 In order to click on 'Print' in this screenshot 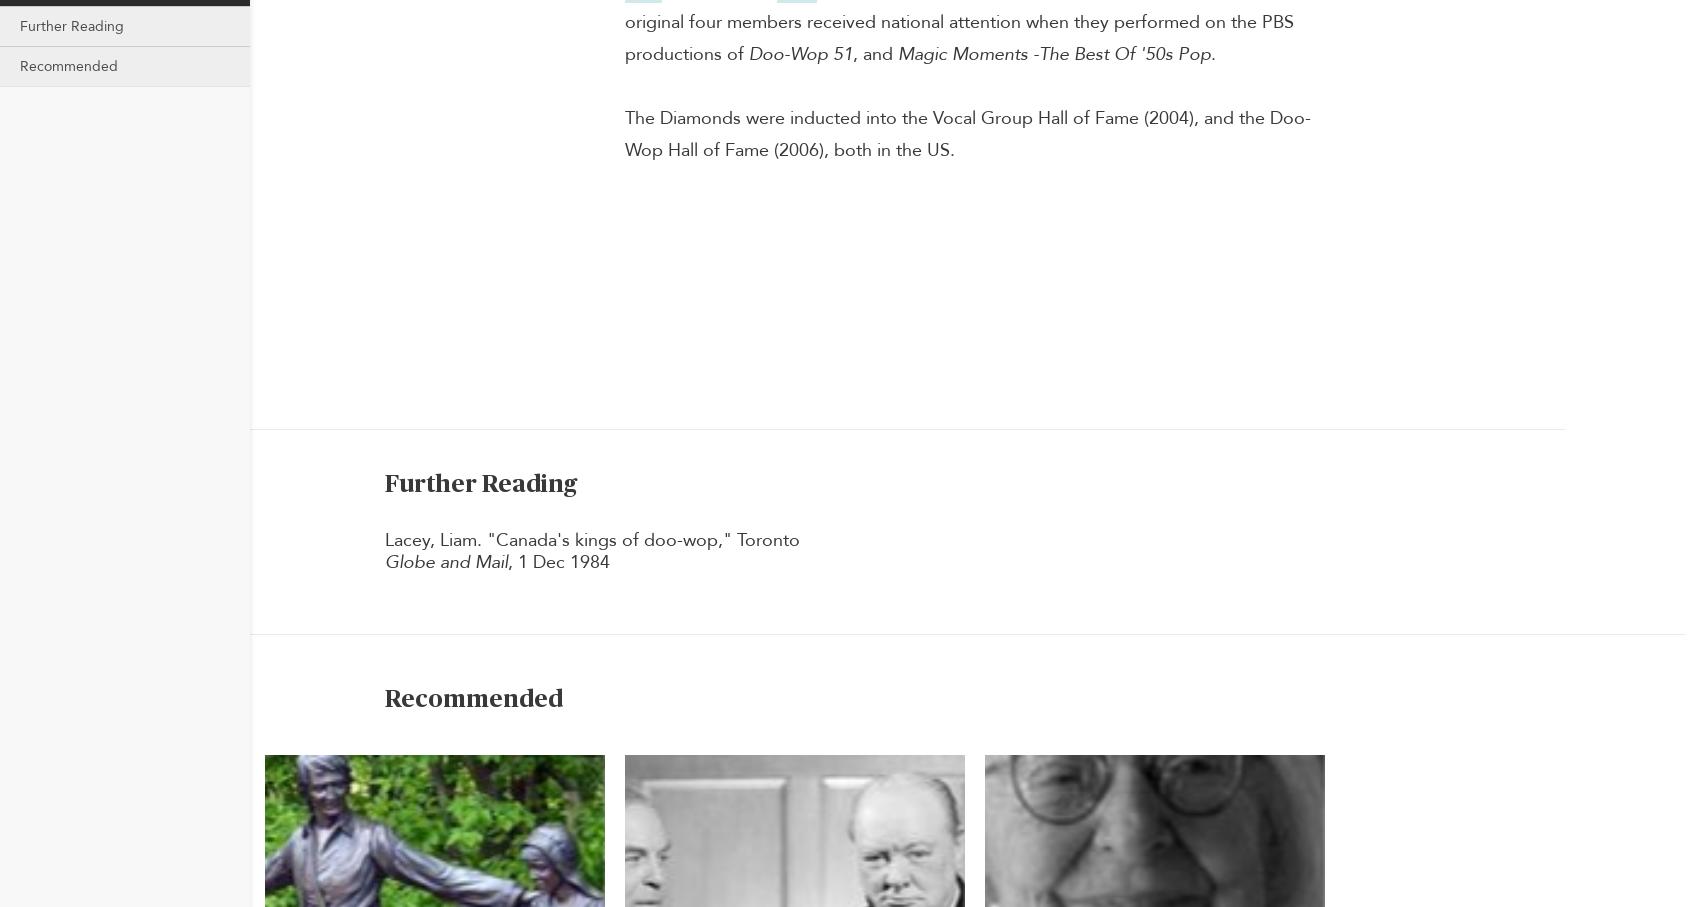, I will do `click(1621, 160)`.